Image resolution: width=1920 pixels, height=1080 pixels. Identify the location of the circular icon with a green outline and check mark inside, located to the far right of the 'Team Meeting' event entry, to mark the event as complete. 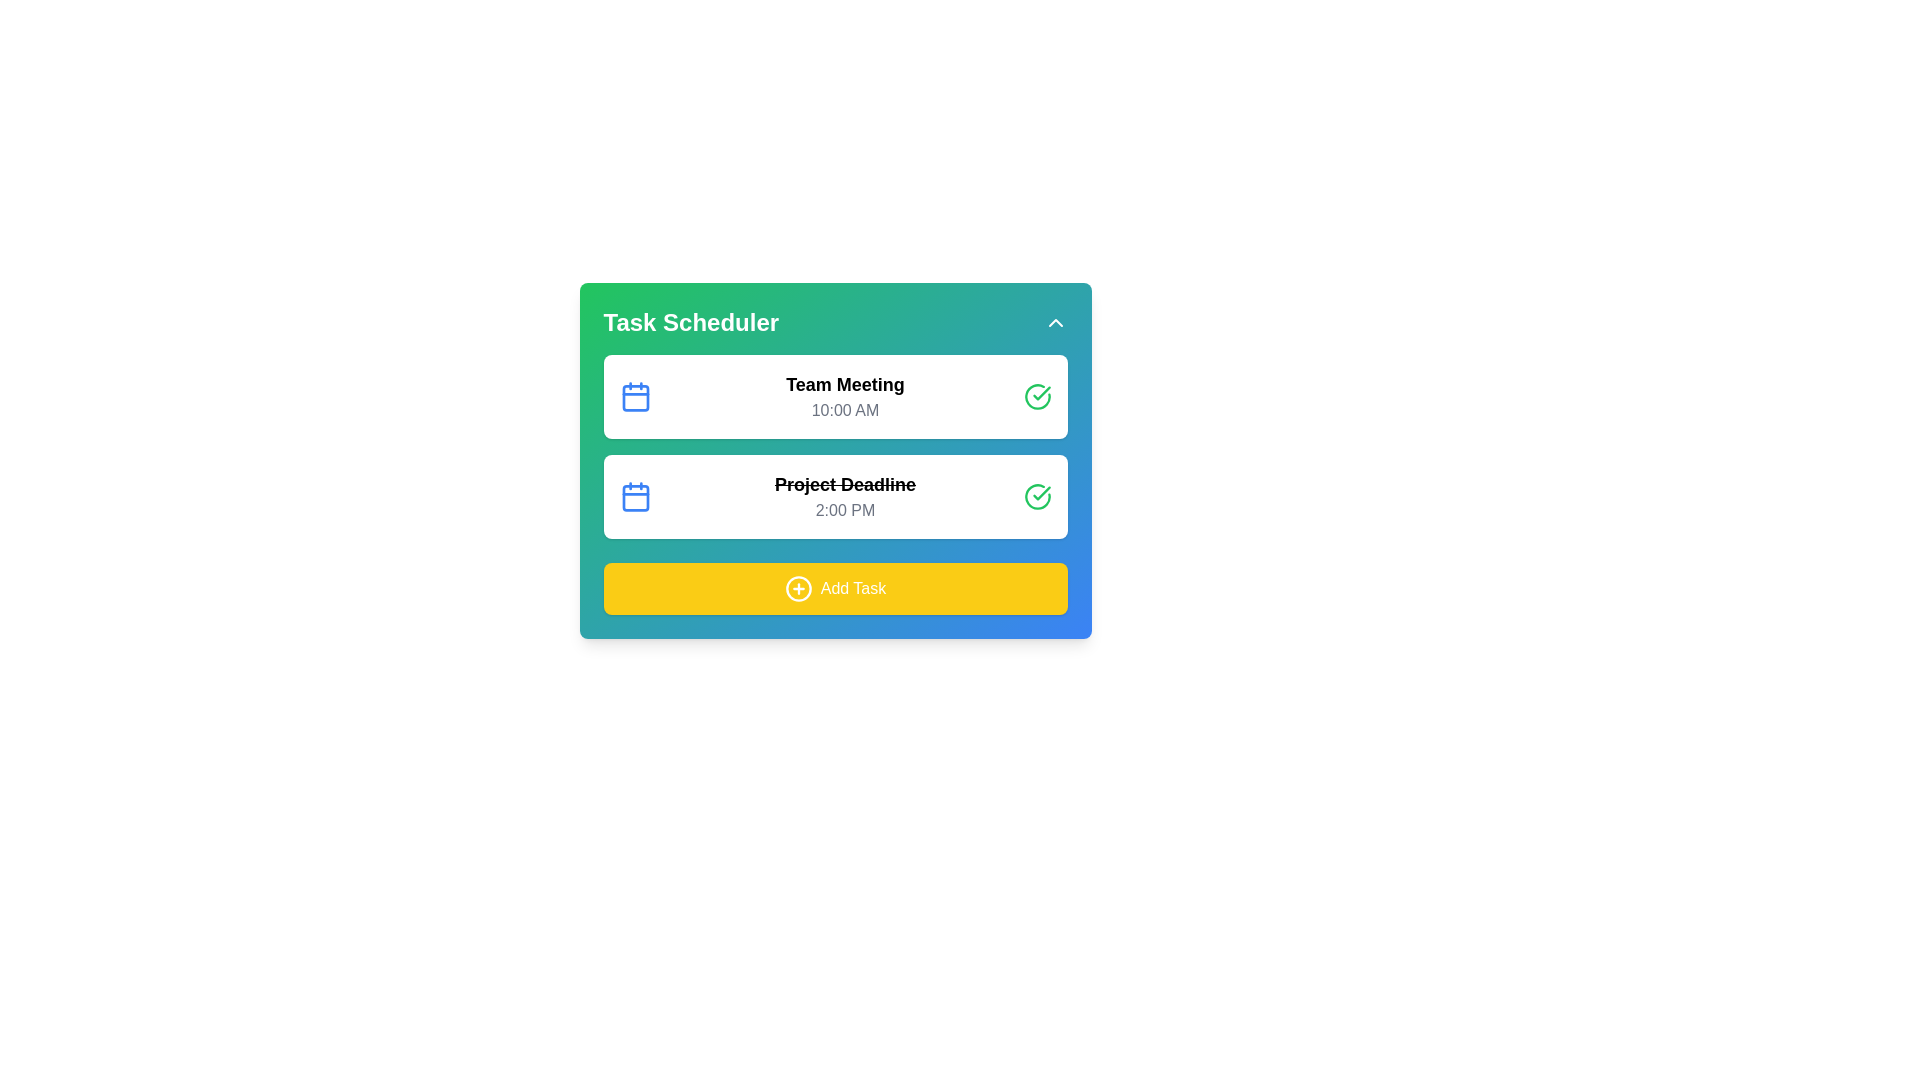
(1037, 397).